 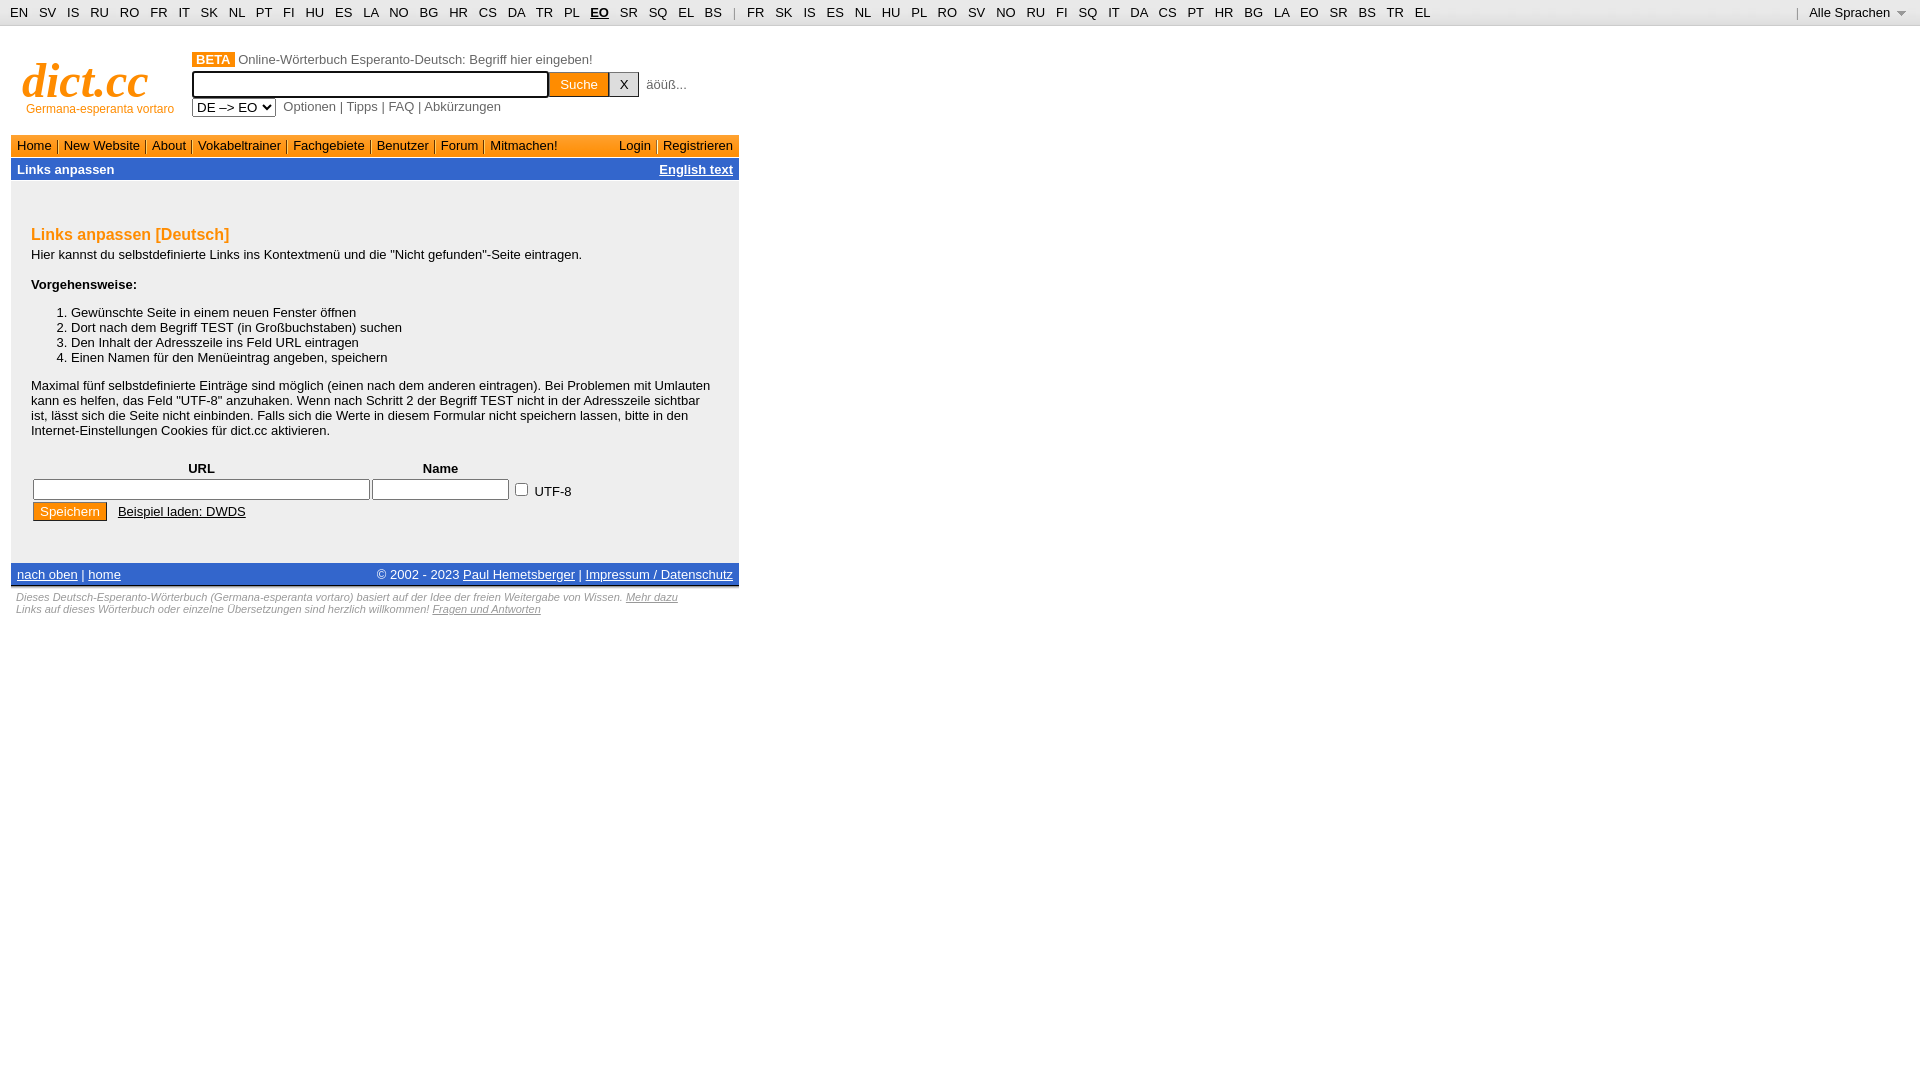 What do you see at coordinates (19, 12) in the screenshot?
I see `'EN'` at bounding box center [19, 12].